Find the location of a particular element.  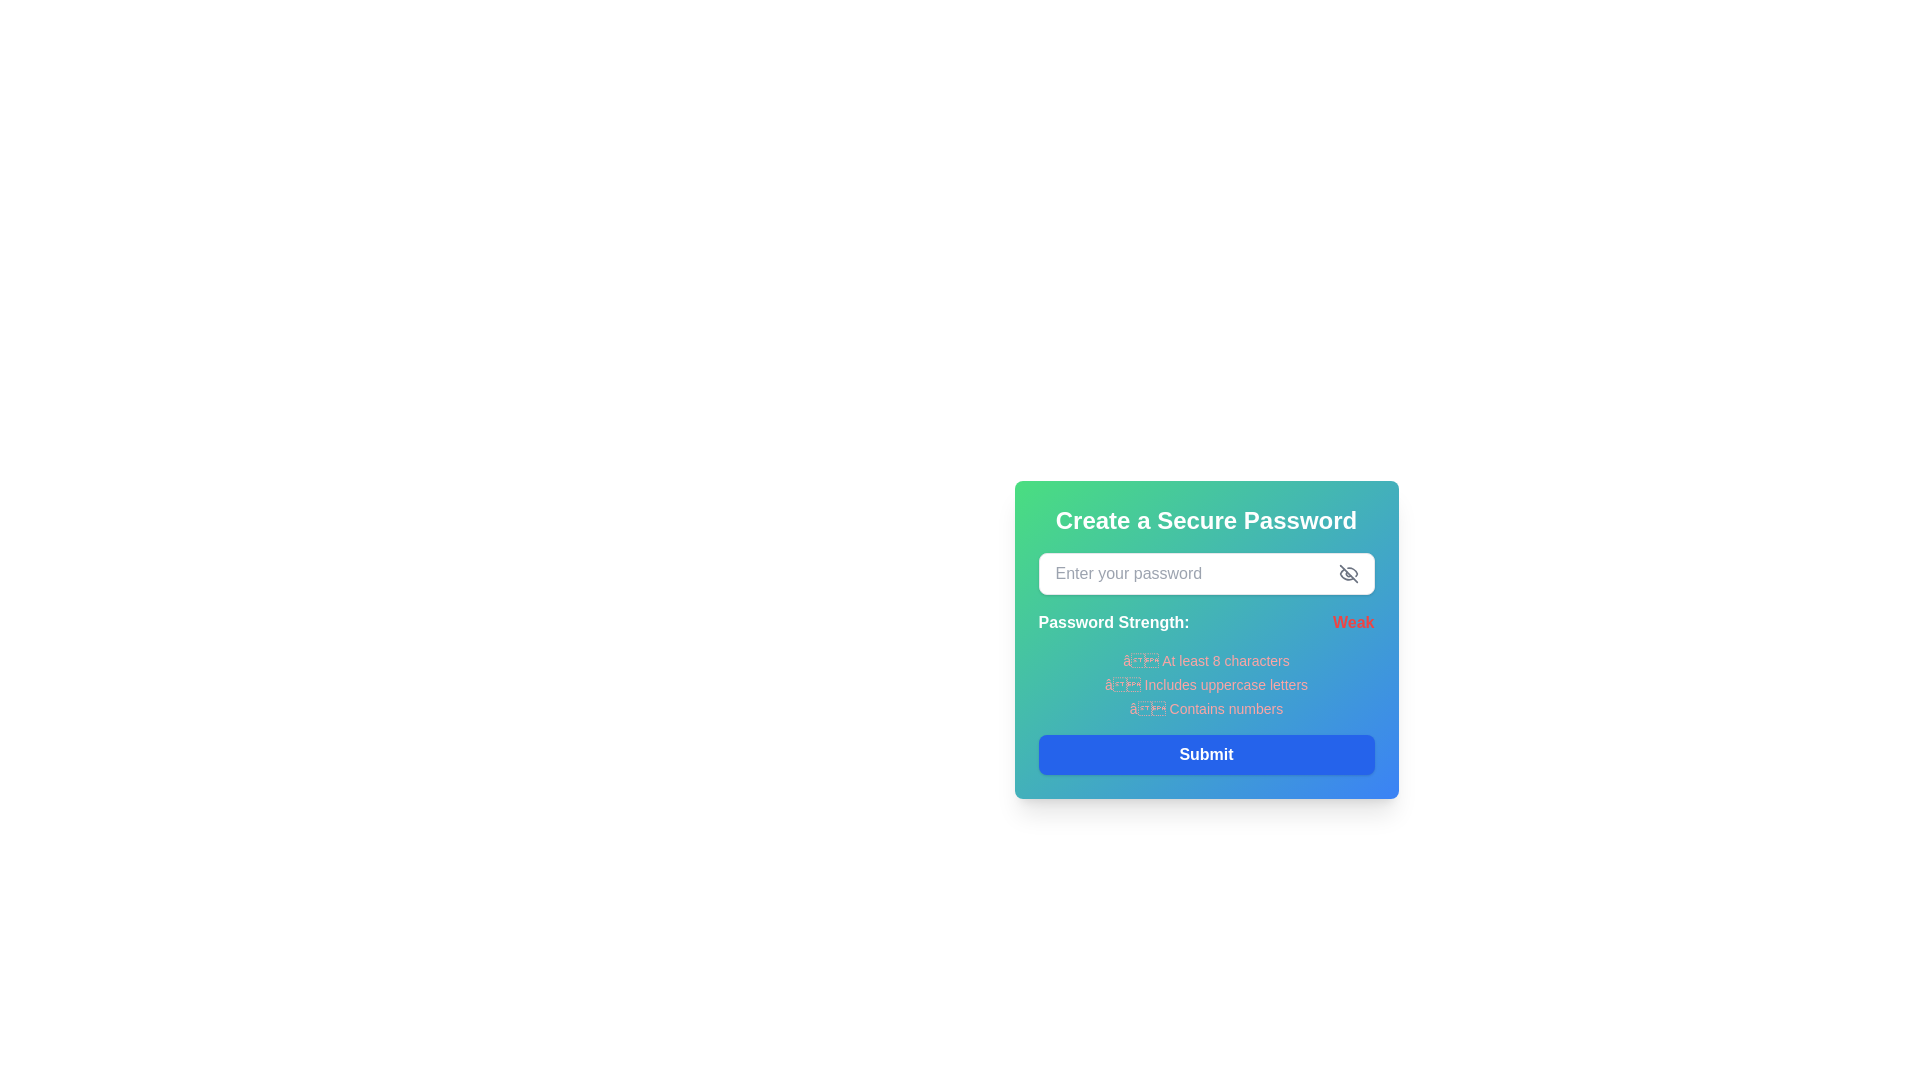

the Informational text block containing criteria for creating a strong password, which is styled with a gradient background and bold key phrases like 'Password Strength:' and 'Weak' is located at coordinates (1205, 712).